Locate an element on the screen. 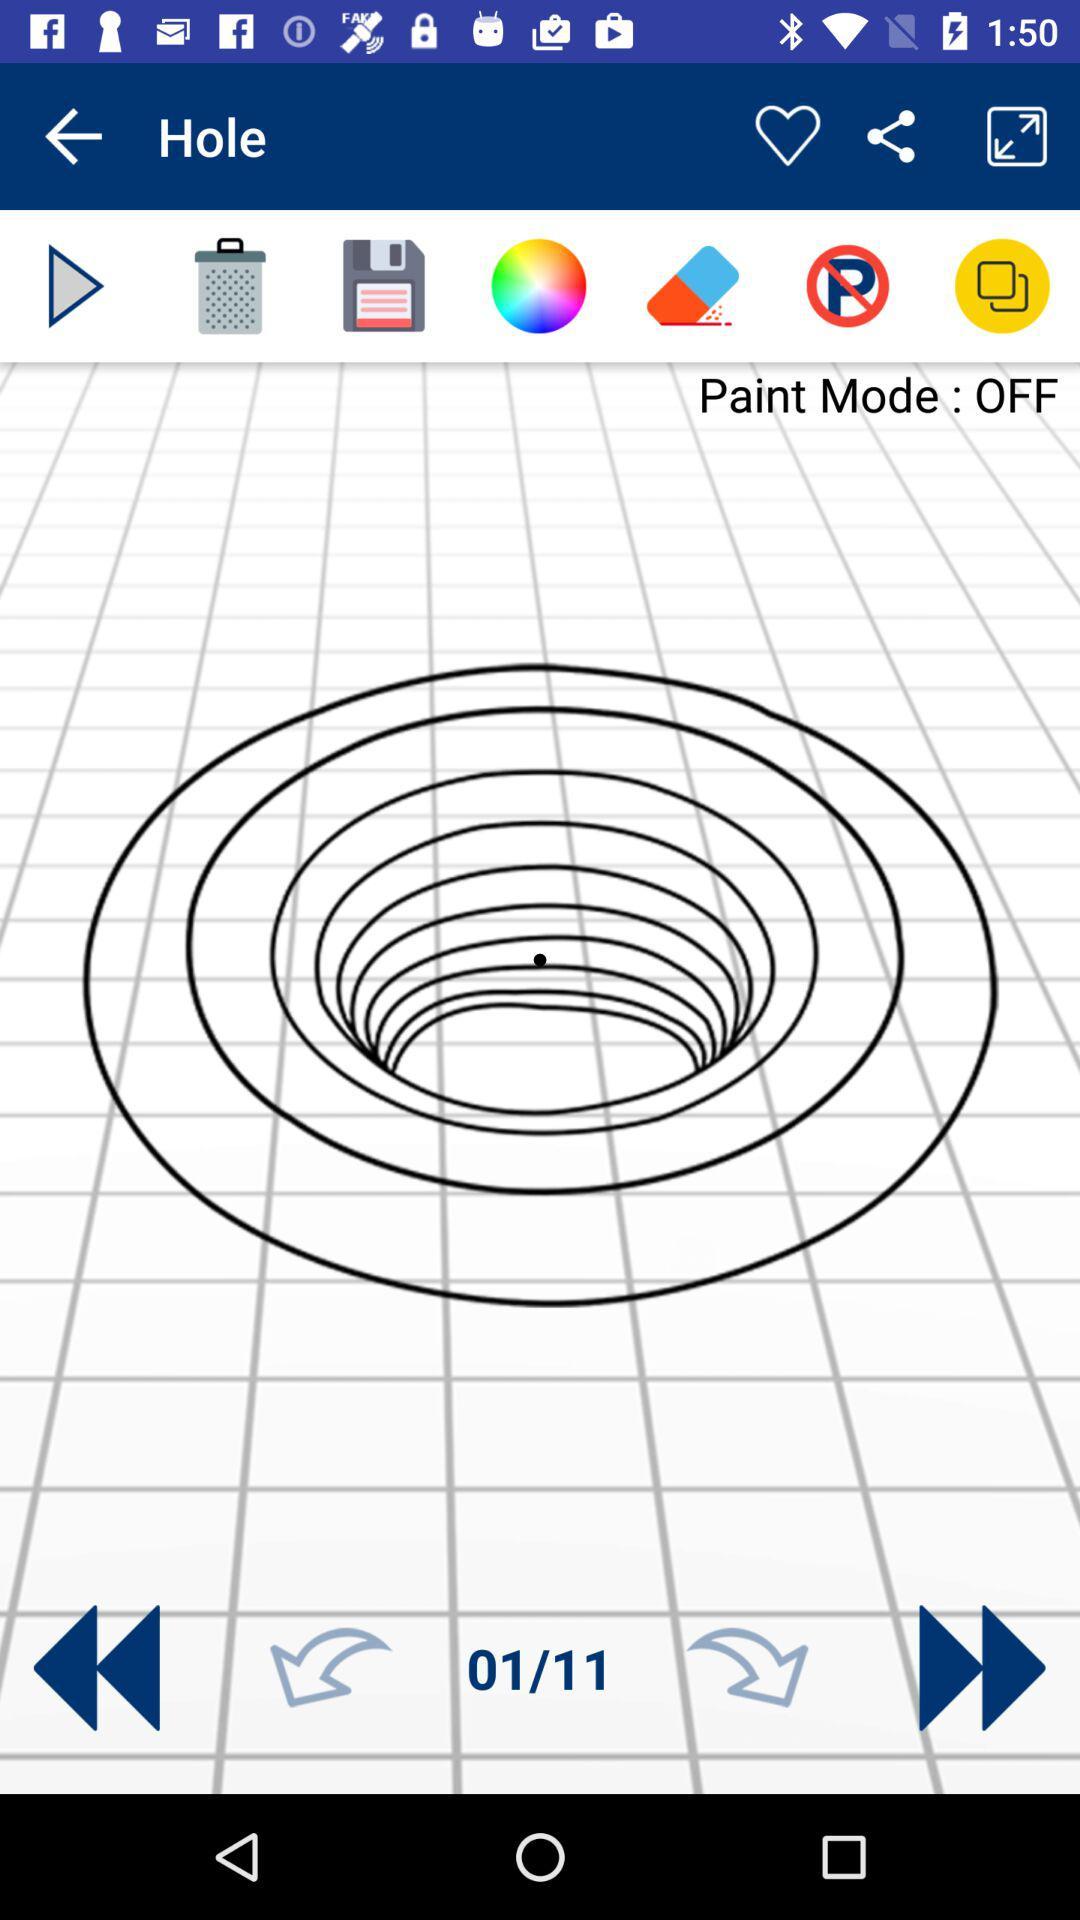 Image resolution: width=1080 pixels, height=1920 pixels. the av_rewind icon is located at coordinates (96, 1668).